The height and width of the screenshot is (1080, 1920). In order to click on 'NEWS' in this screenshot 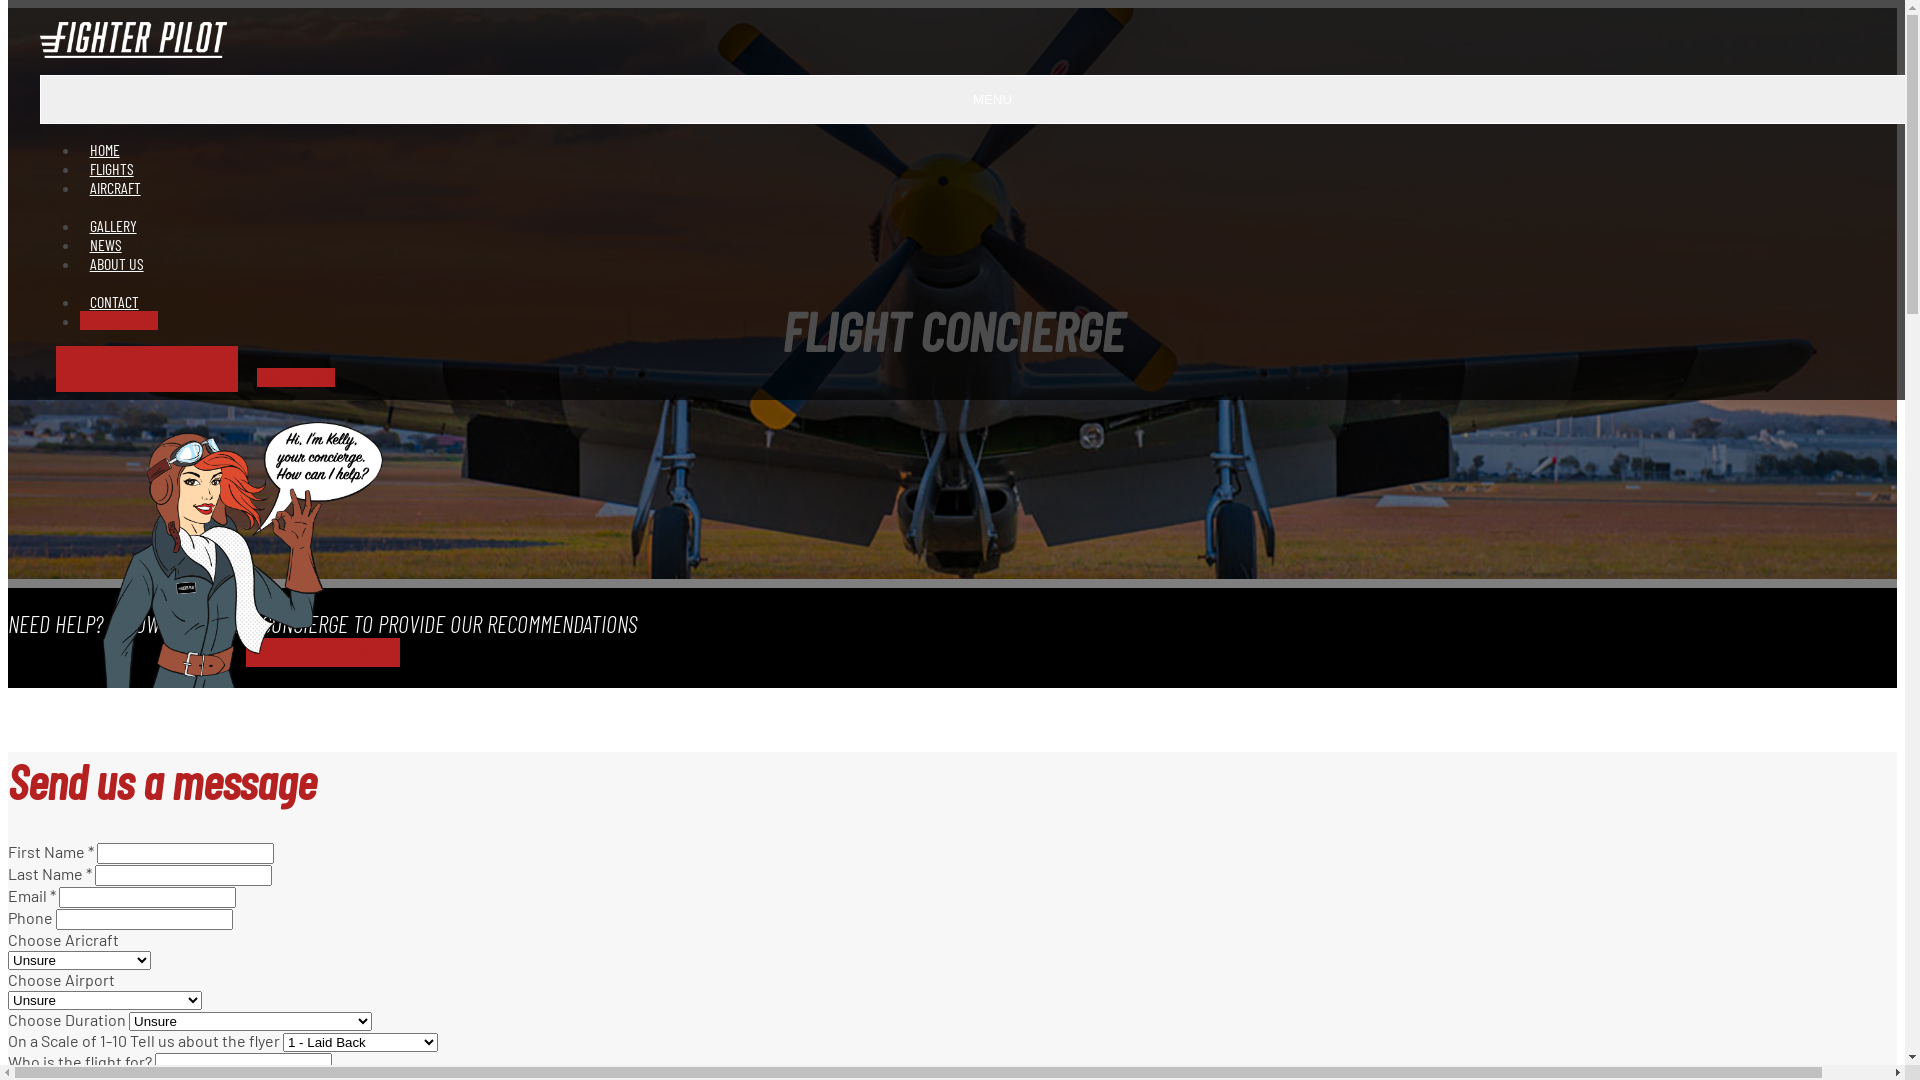, I will do `click(104, 243)`.